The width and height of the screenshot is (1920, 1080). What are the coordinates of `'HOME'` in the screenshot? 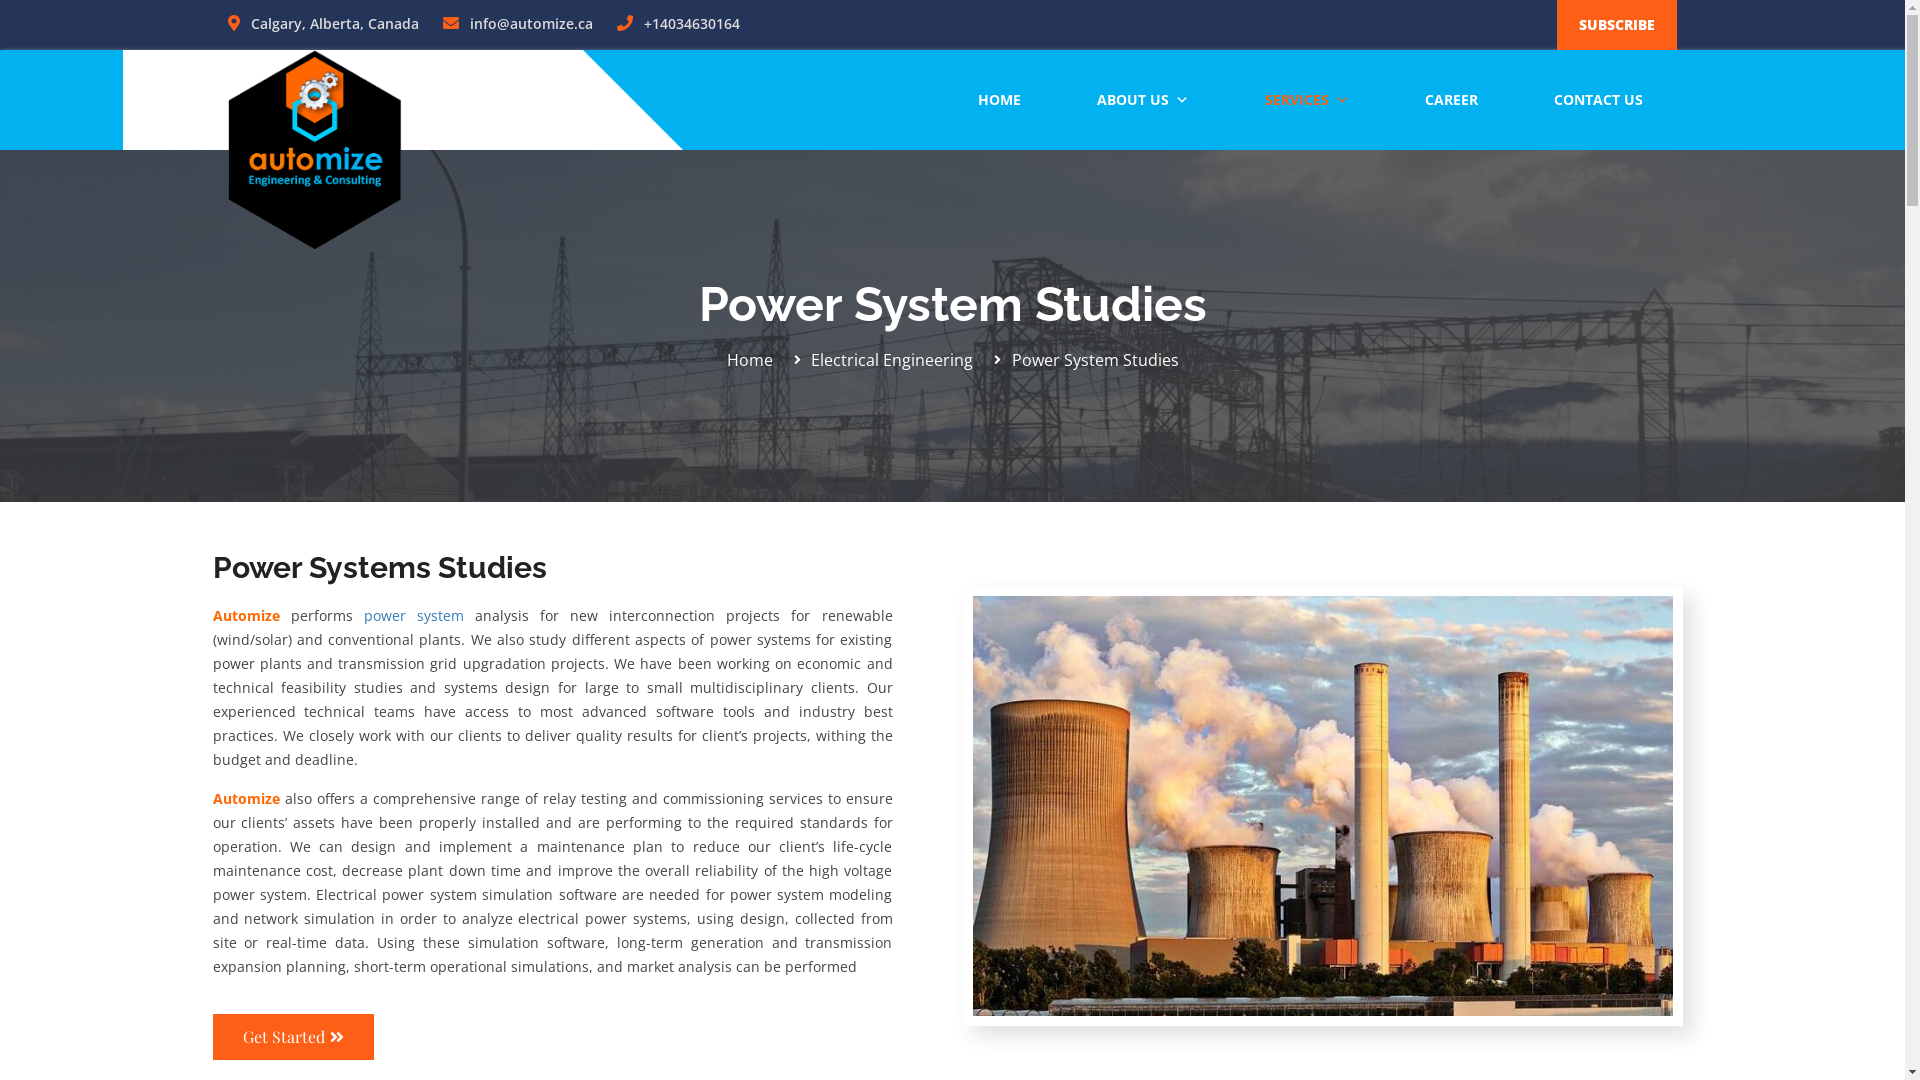 It's located at (995, 100).